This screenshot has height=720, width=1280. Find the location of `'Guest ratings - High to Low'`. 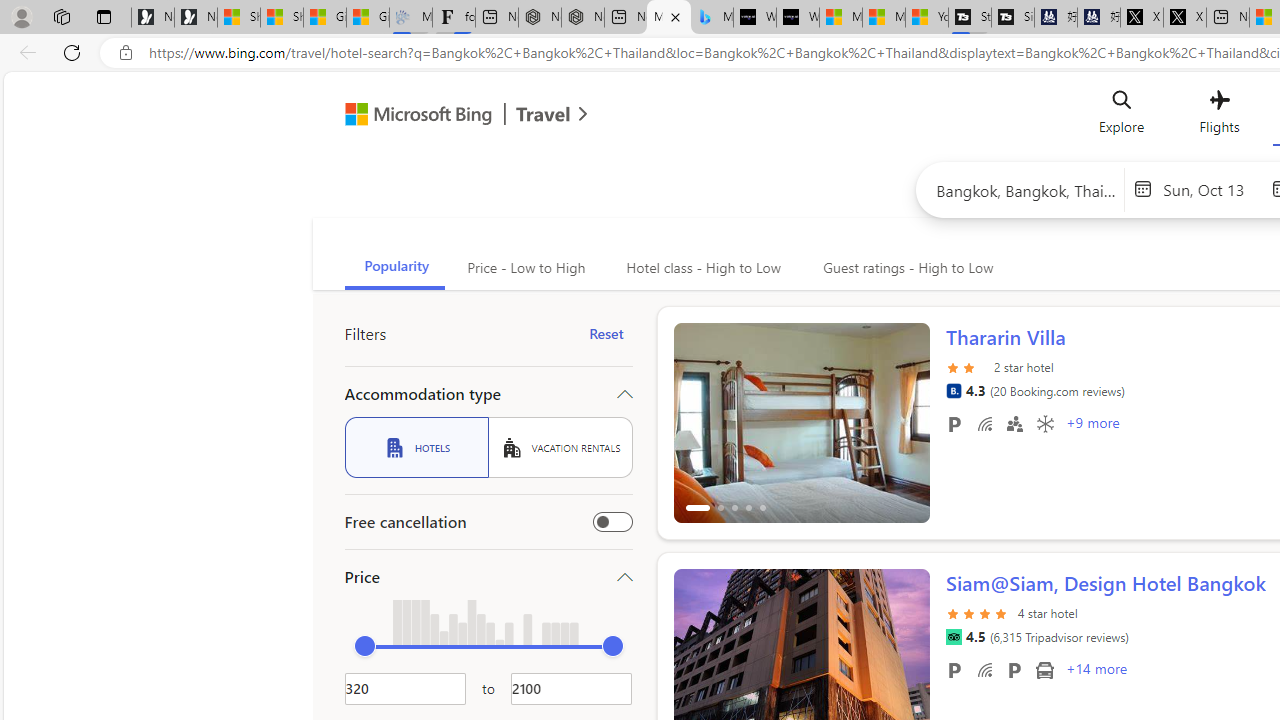

'Guest ratings - High to Low' is located at coordinates (904, 267).